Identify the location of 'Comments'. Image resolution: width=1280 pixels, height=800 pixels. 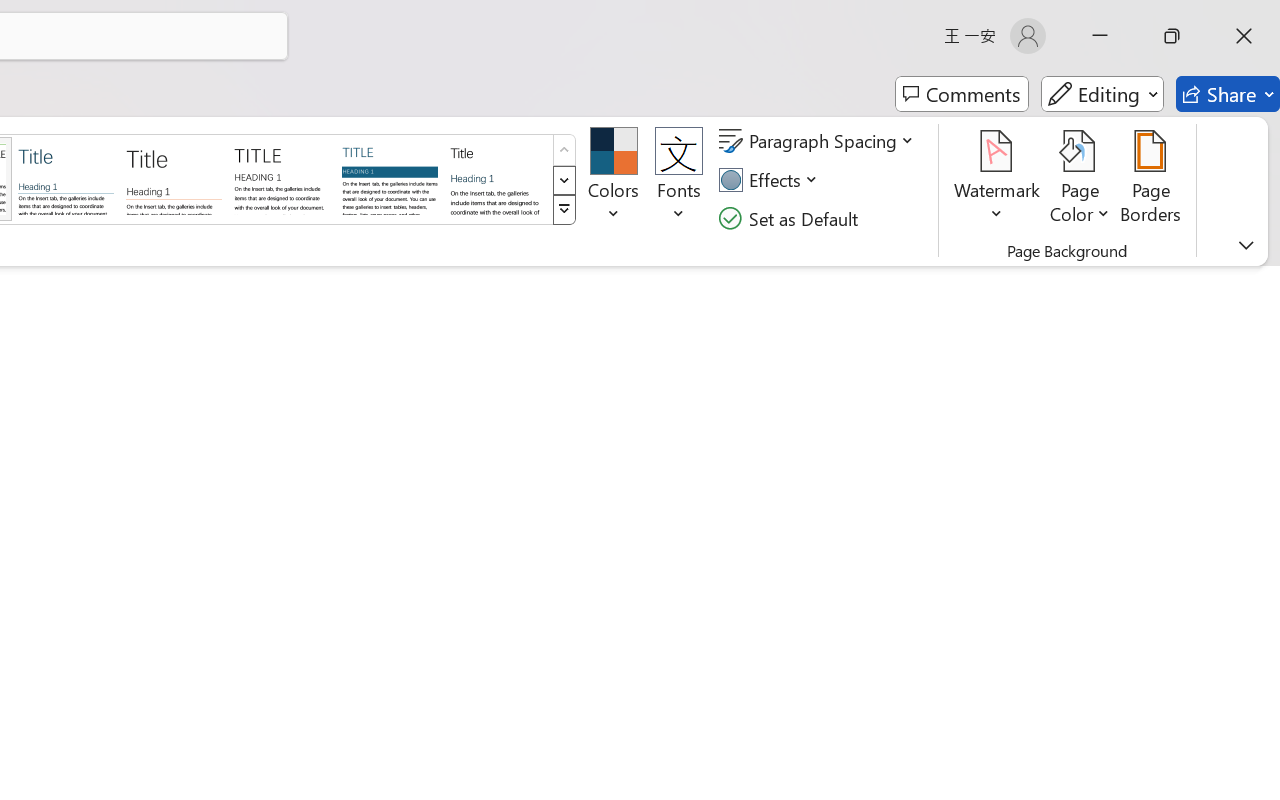
(961, 94).